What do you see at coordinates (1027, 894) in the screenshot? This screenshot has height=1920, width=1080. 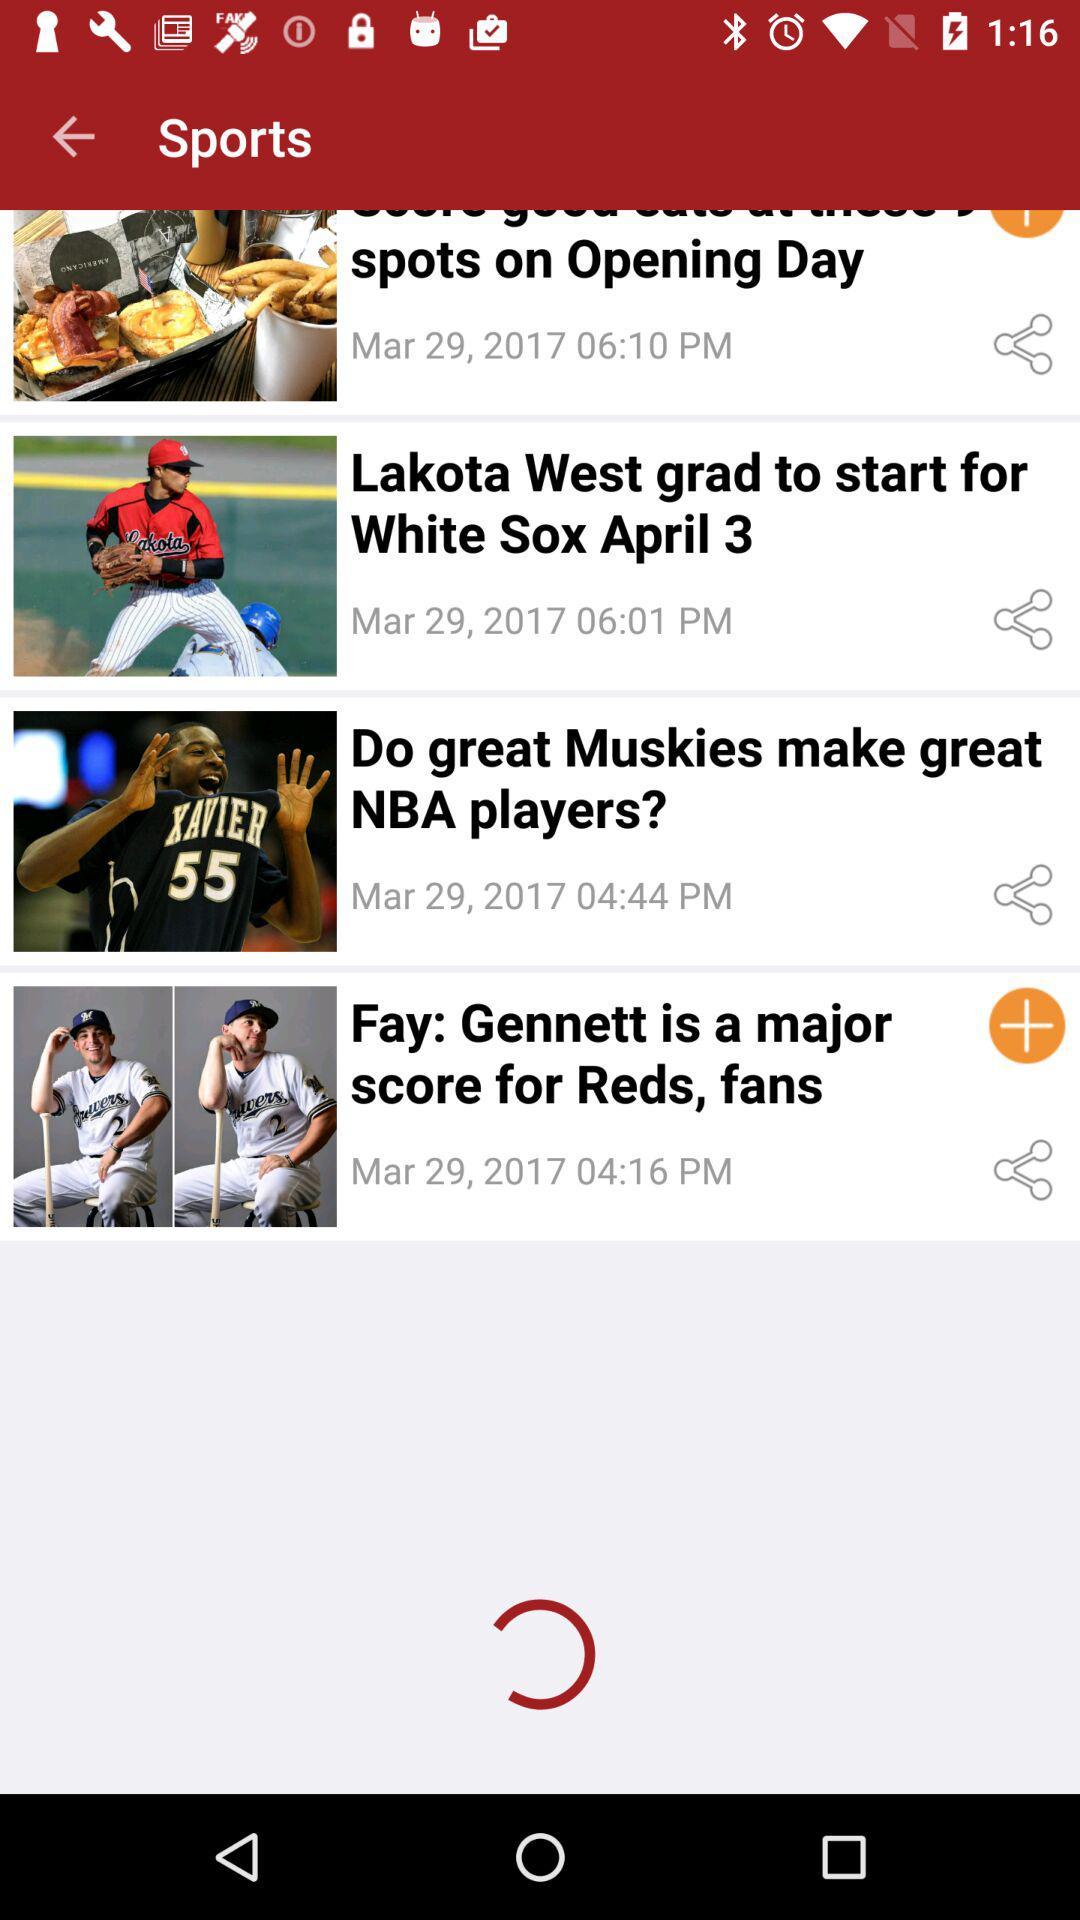 I see `share the content` at bounding box center [1027, 894].